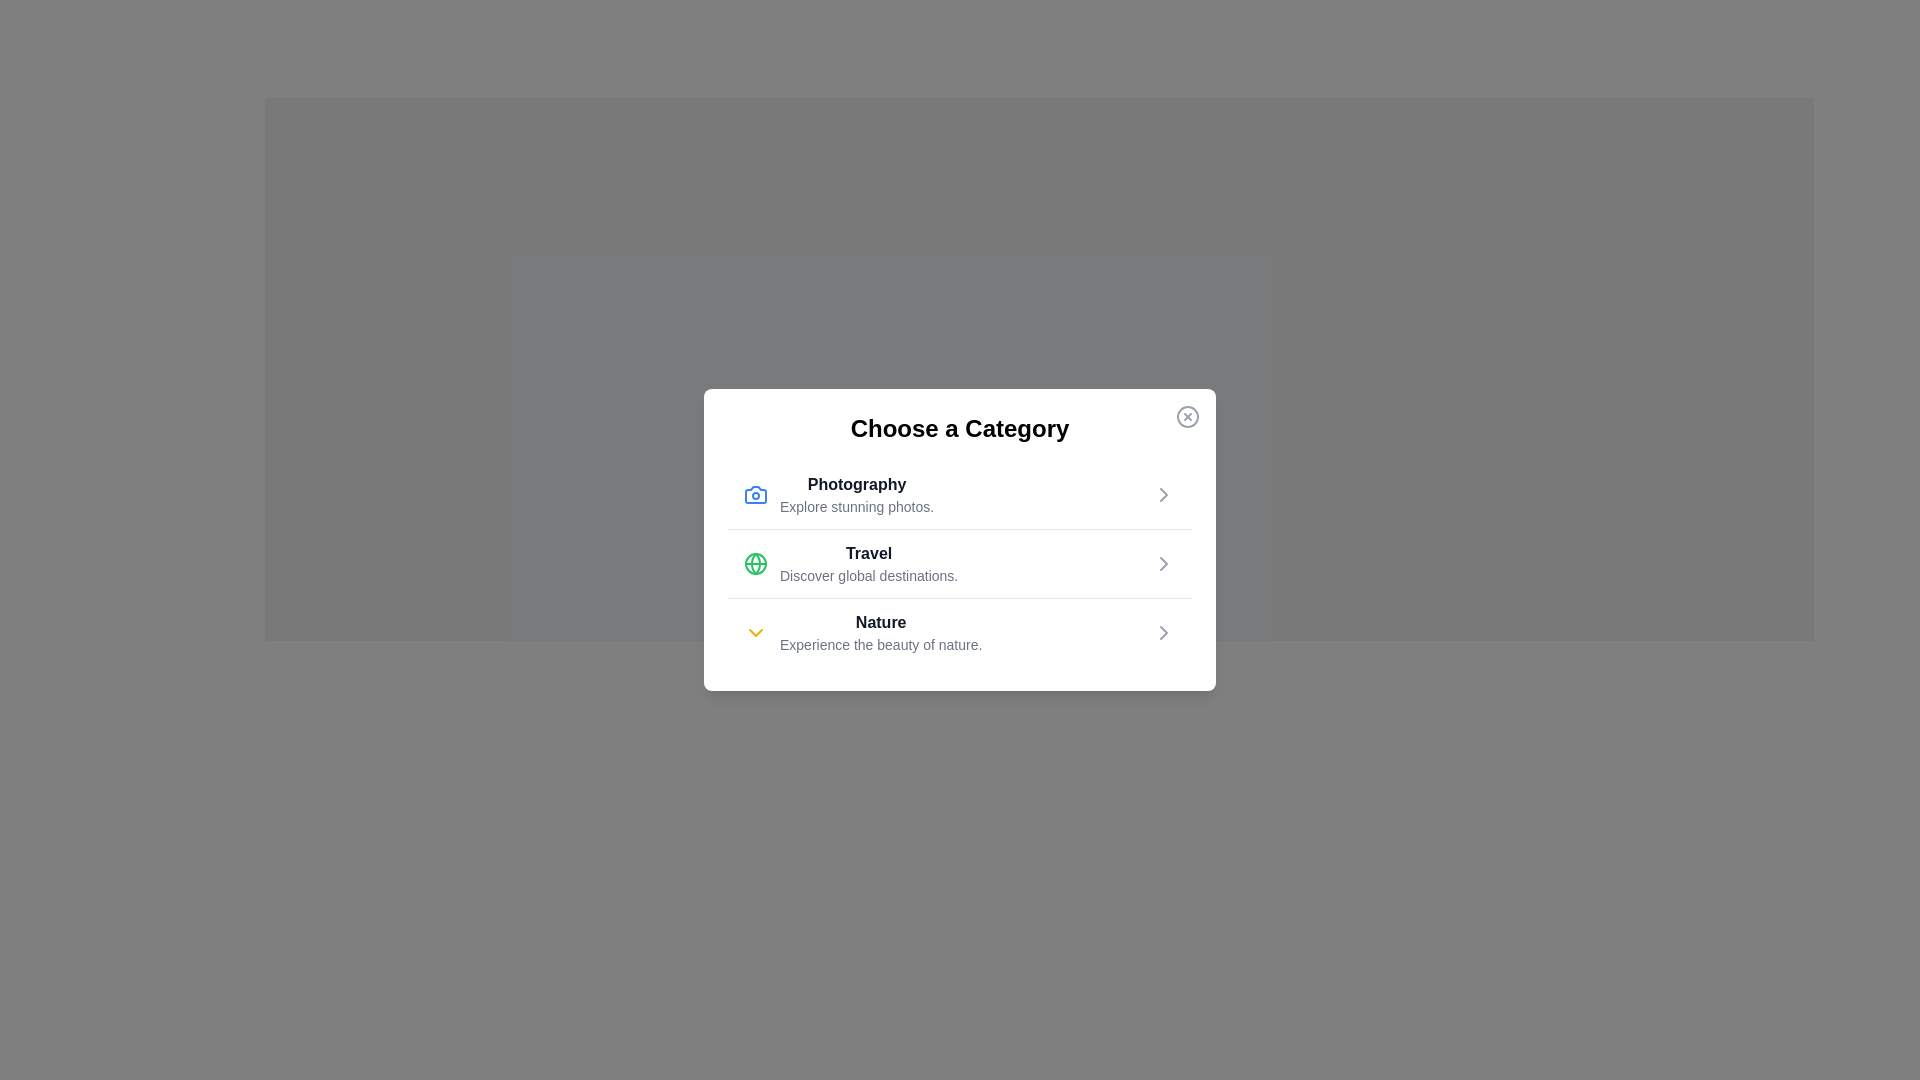 The image size is (1920, 1080). What do you see at coordinates (960, 632) in the screenshot?
I see `the 'Nature' category list item` at bounding box center [960, 632].